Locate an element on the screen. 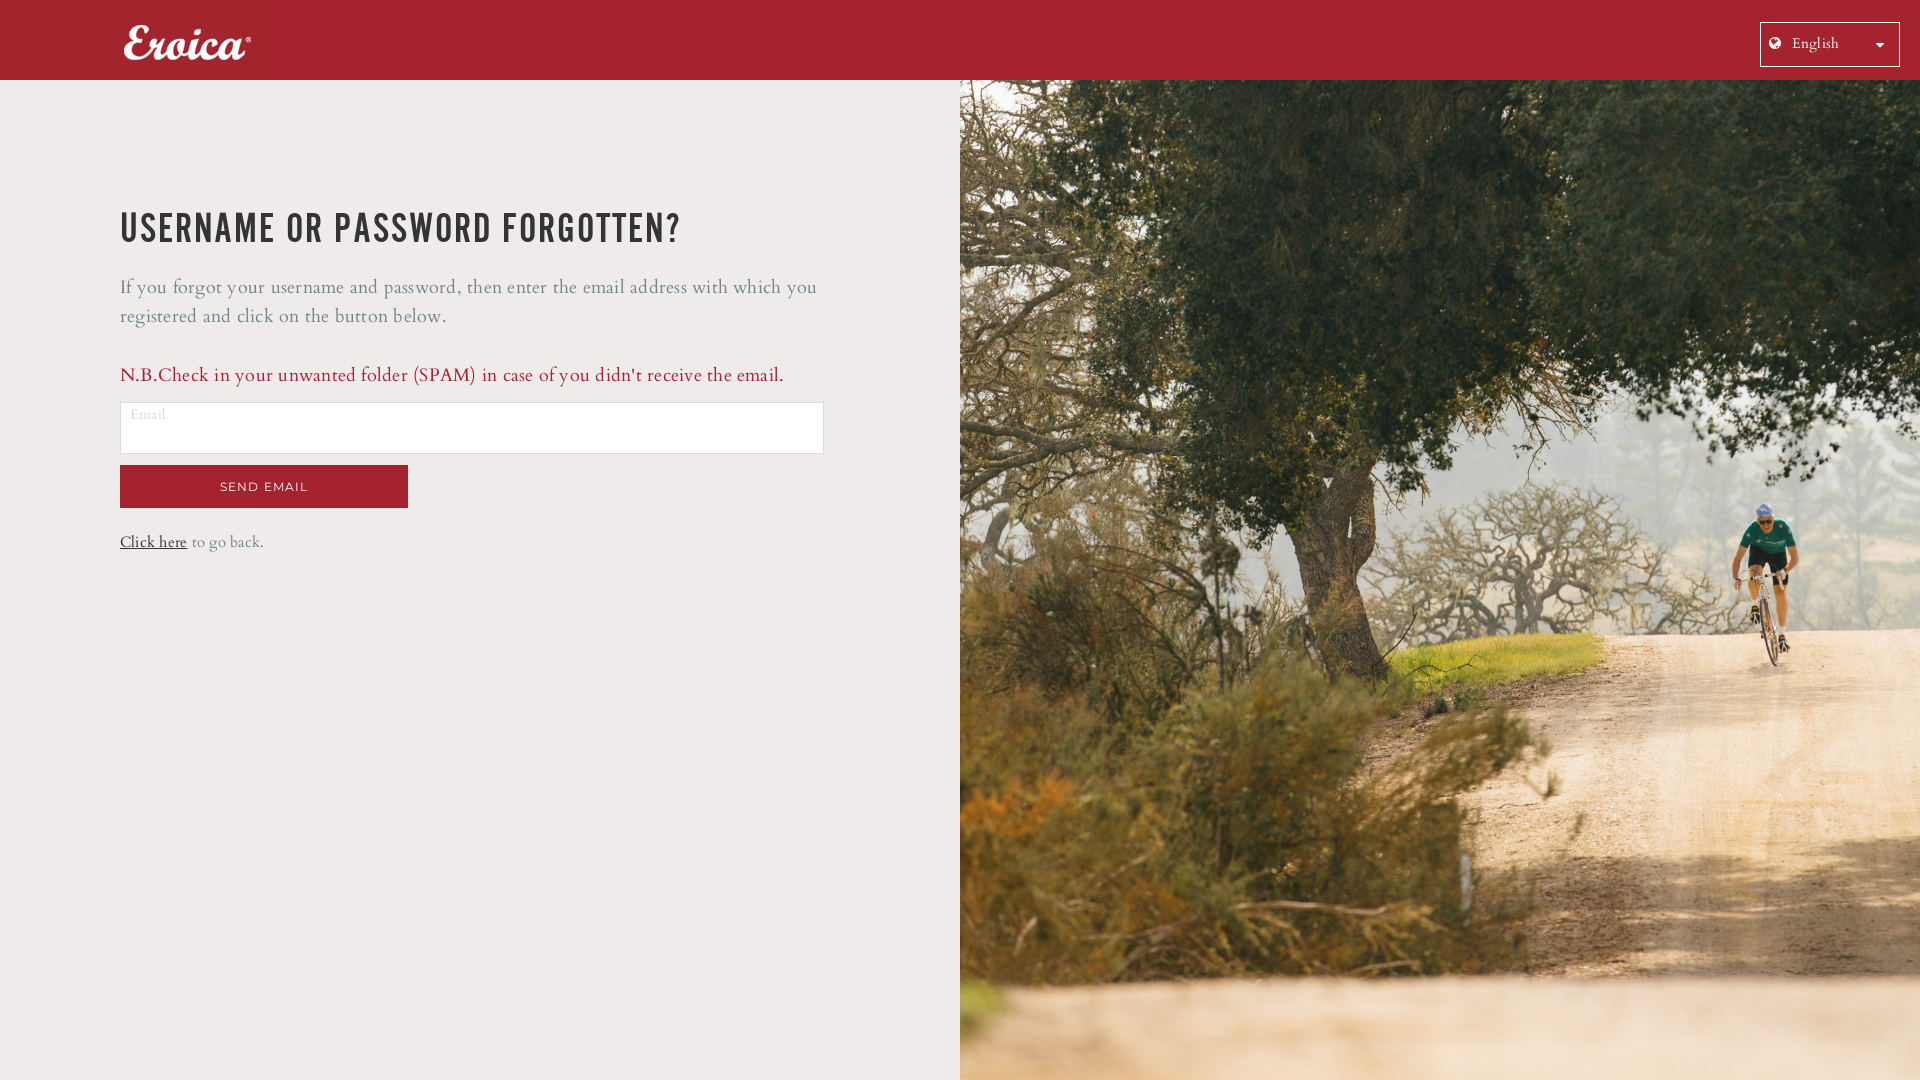 The height and width of the screenshot is (1080, 1920). '  English' is located at coordinates (1800, 43).